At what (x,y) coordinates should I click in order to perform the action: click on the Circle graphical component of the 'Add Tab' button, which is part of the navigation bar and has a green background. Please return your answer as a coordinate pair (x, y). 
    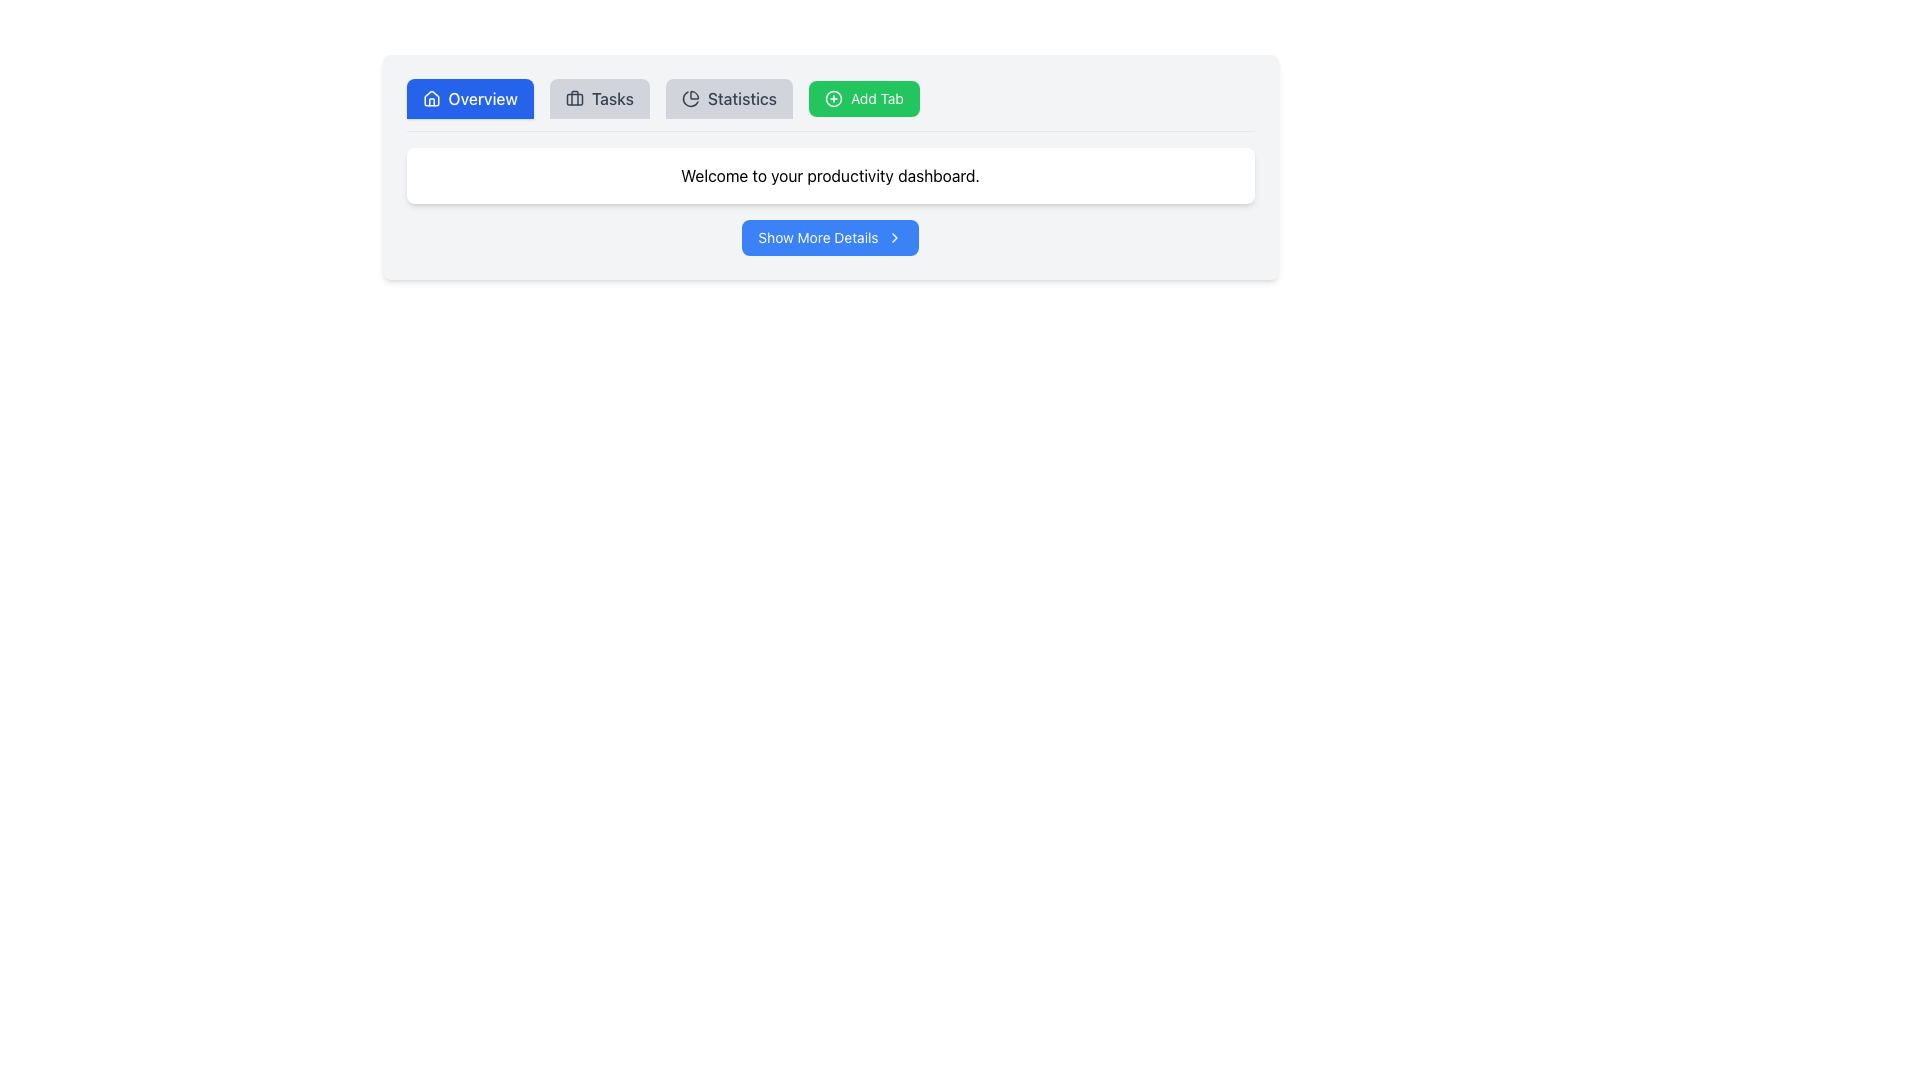
    Looking at the image, I should click on (834, 99).